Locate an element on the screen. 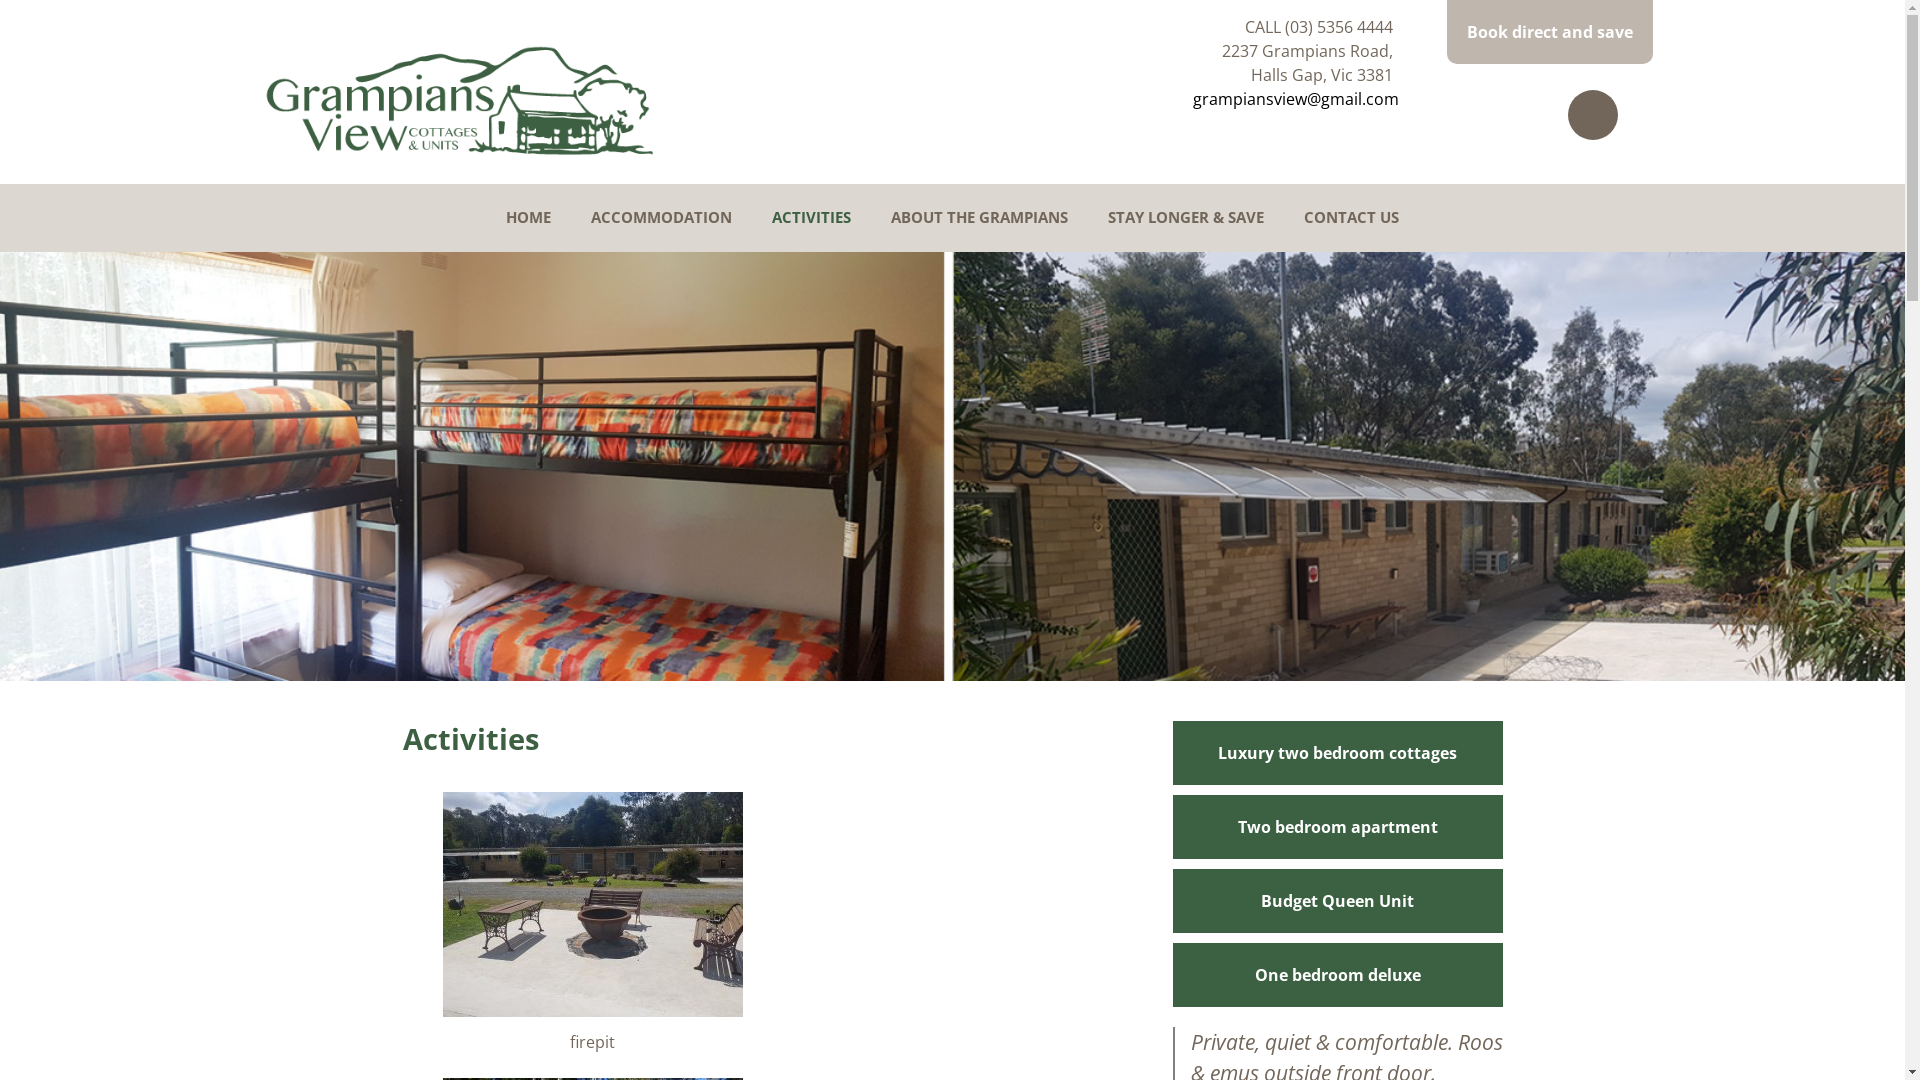  'ACCOMMODATION' is located at coordinates (661, 218).